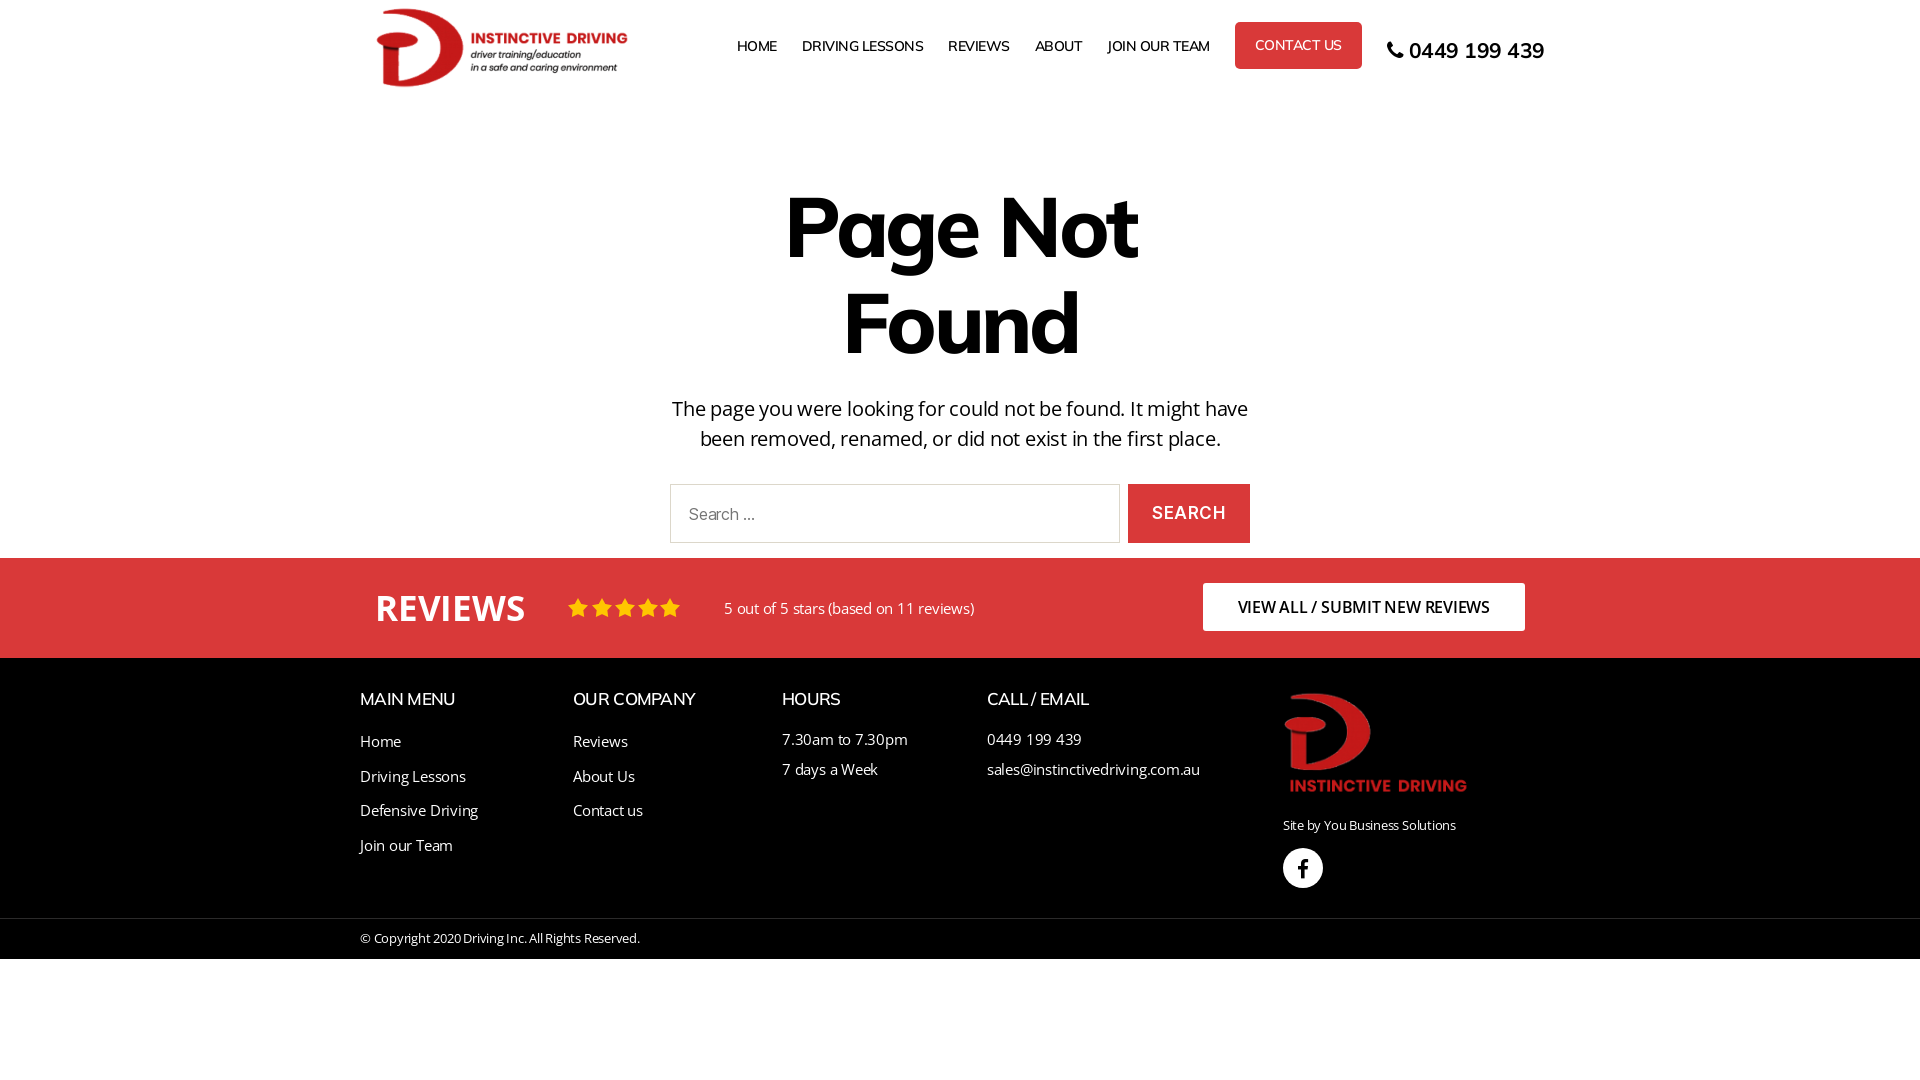 The image size is (1920, 1080). I want to click on 'Driving Lessons', so click(411, 774).